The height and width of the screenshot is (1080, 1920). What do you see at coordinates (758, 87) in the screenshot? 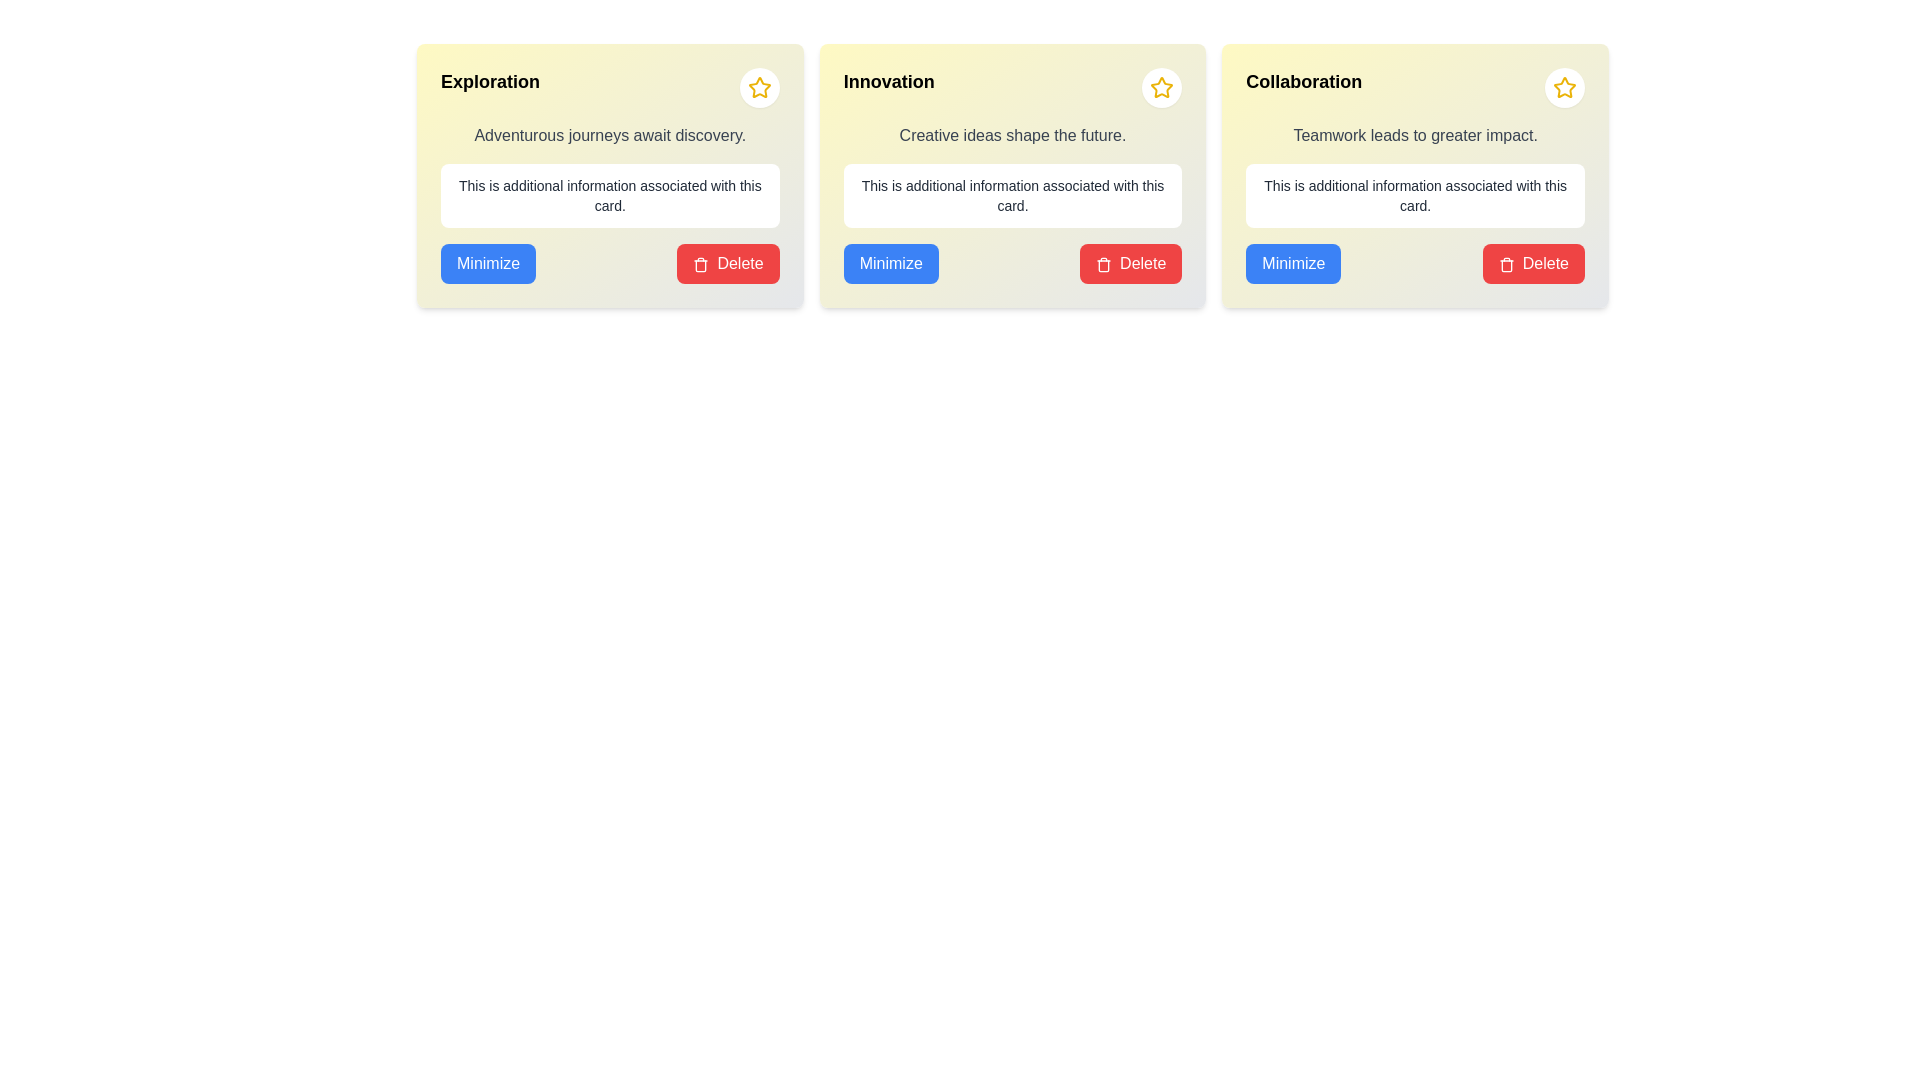
I see `the star icon located at the top-right corner of the 'Innovation' card` at bounding box center [758, 87].